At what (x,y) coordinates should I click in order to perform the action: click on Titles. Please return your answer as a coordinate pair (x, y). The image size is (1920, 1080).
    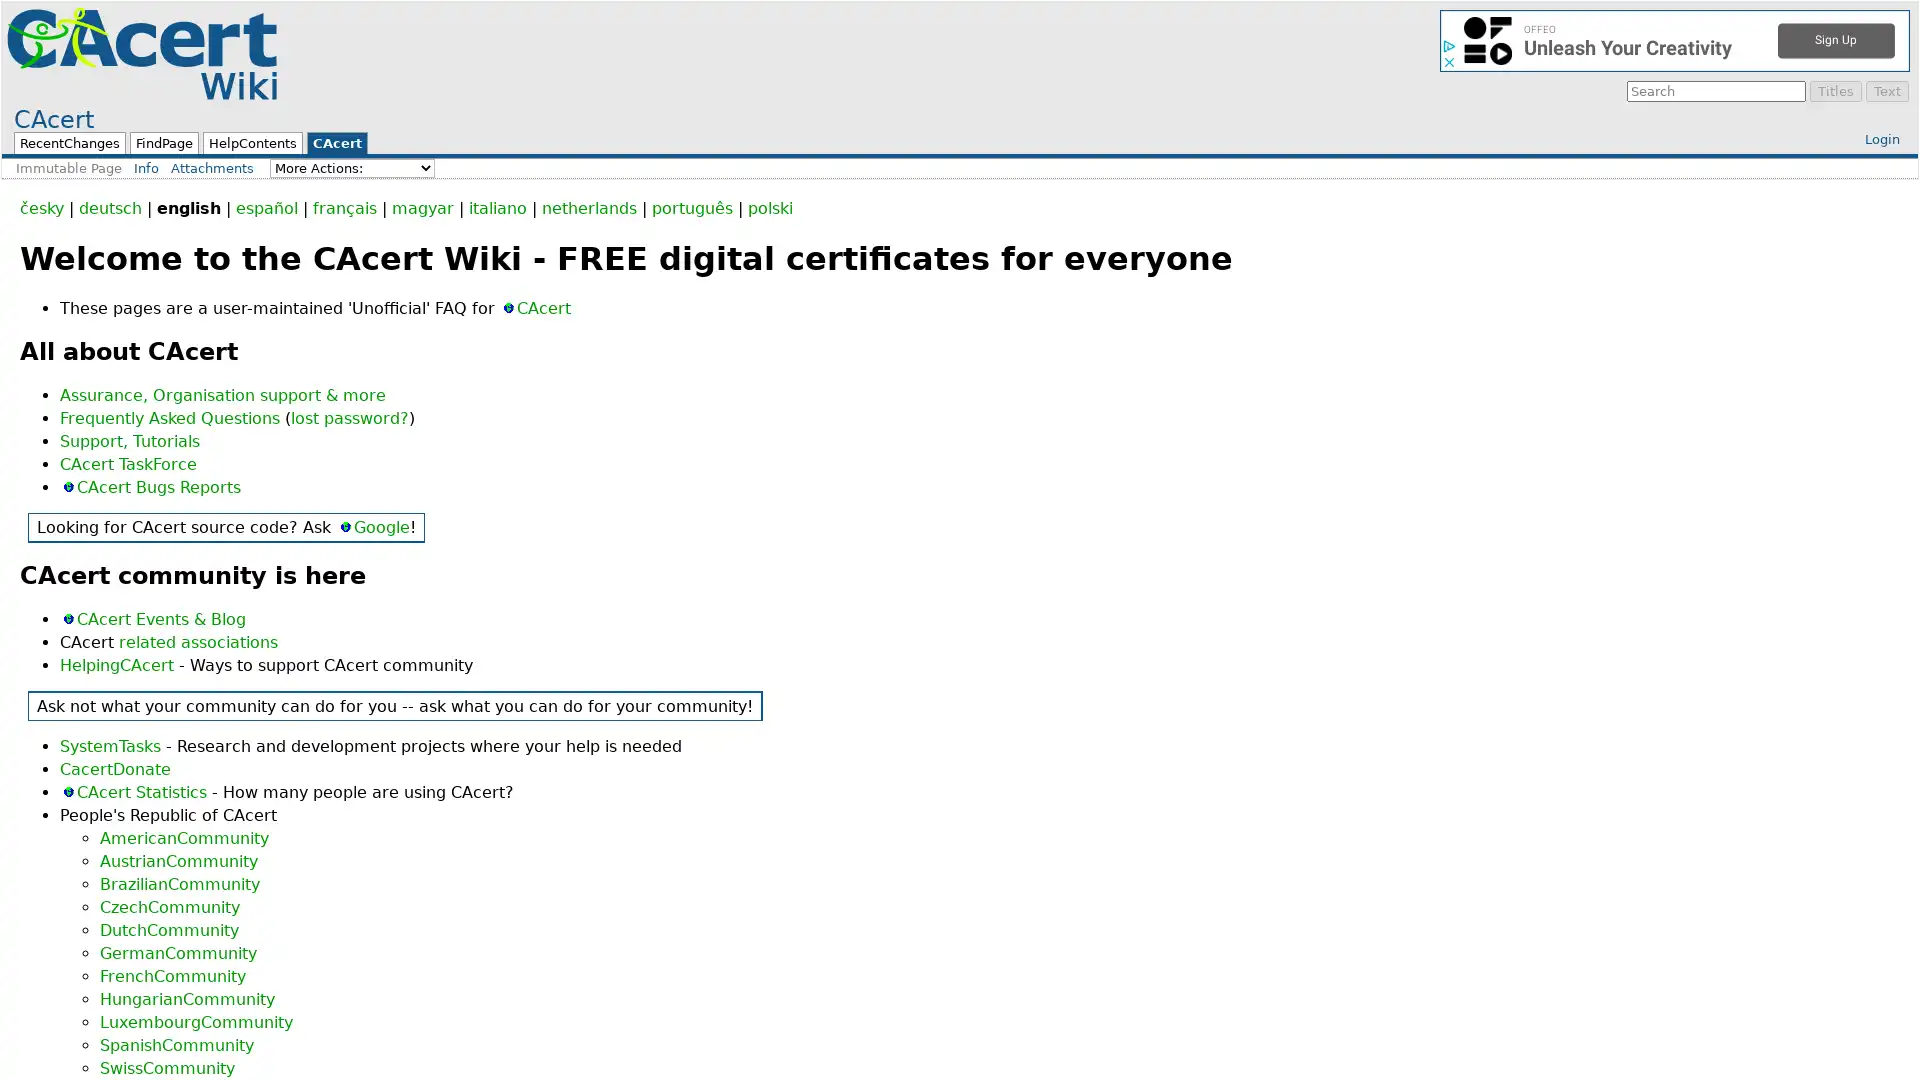
    Looking at the image, I should click on (1836, 91).